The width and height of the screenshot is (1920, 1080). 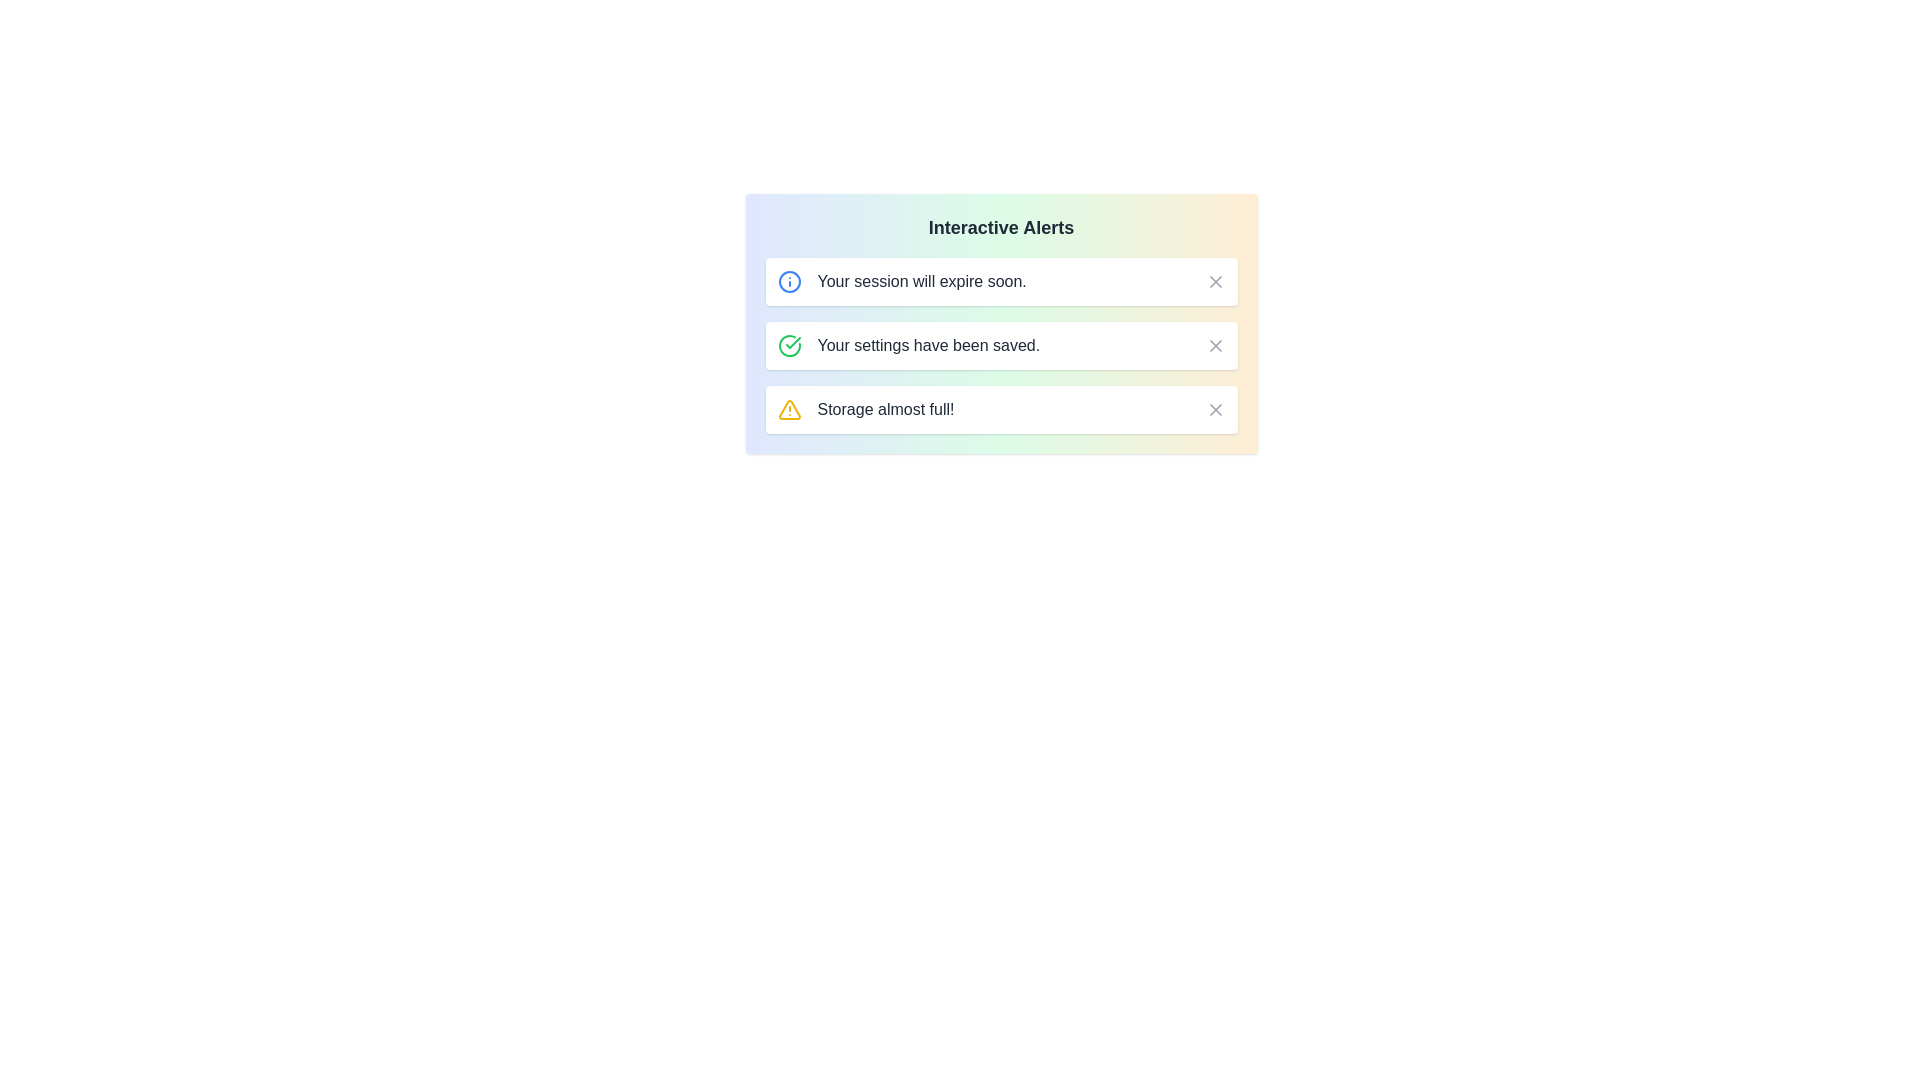 What do you see at coordinates (788, 281) in the screenshot?
I see `the circular shape that serves as part of the background of the SVG alert icon located at the left side of the first row in the 'Interactive Alerts' panel` at bounding box center [788, 281].